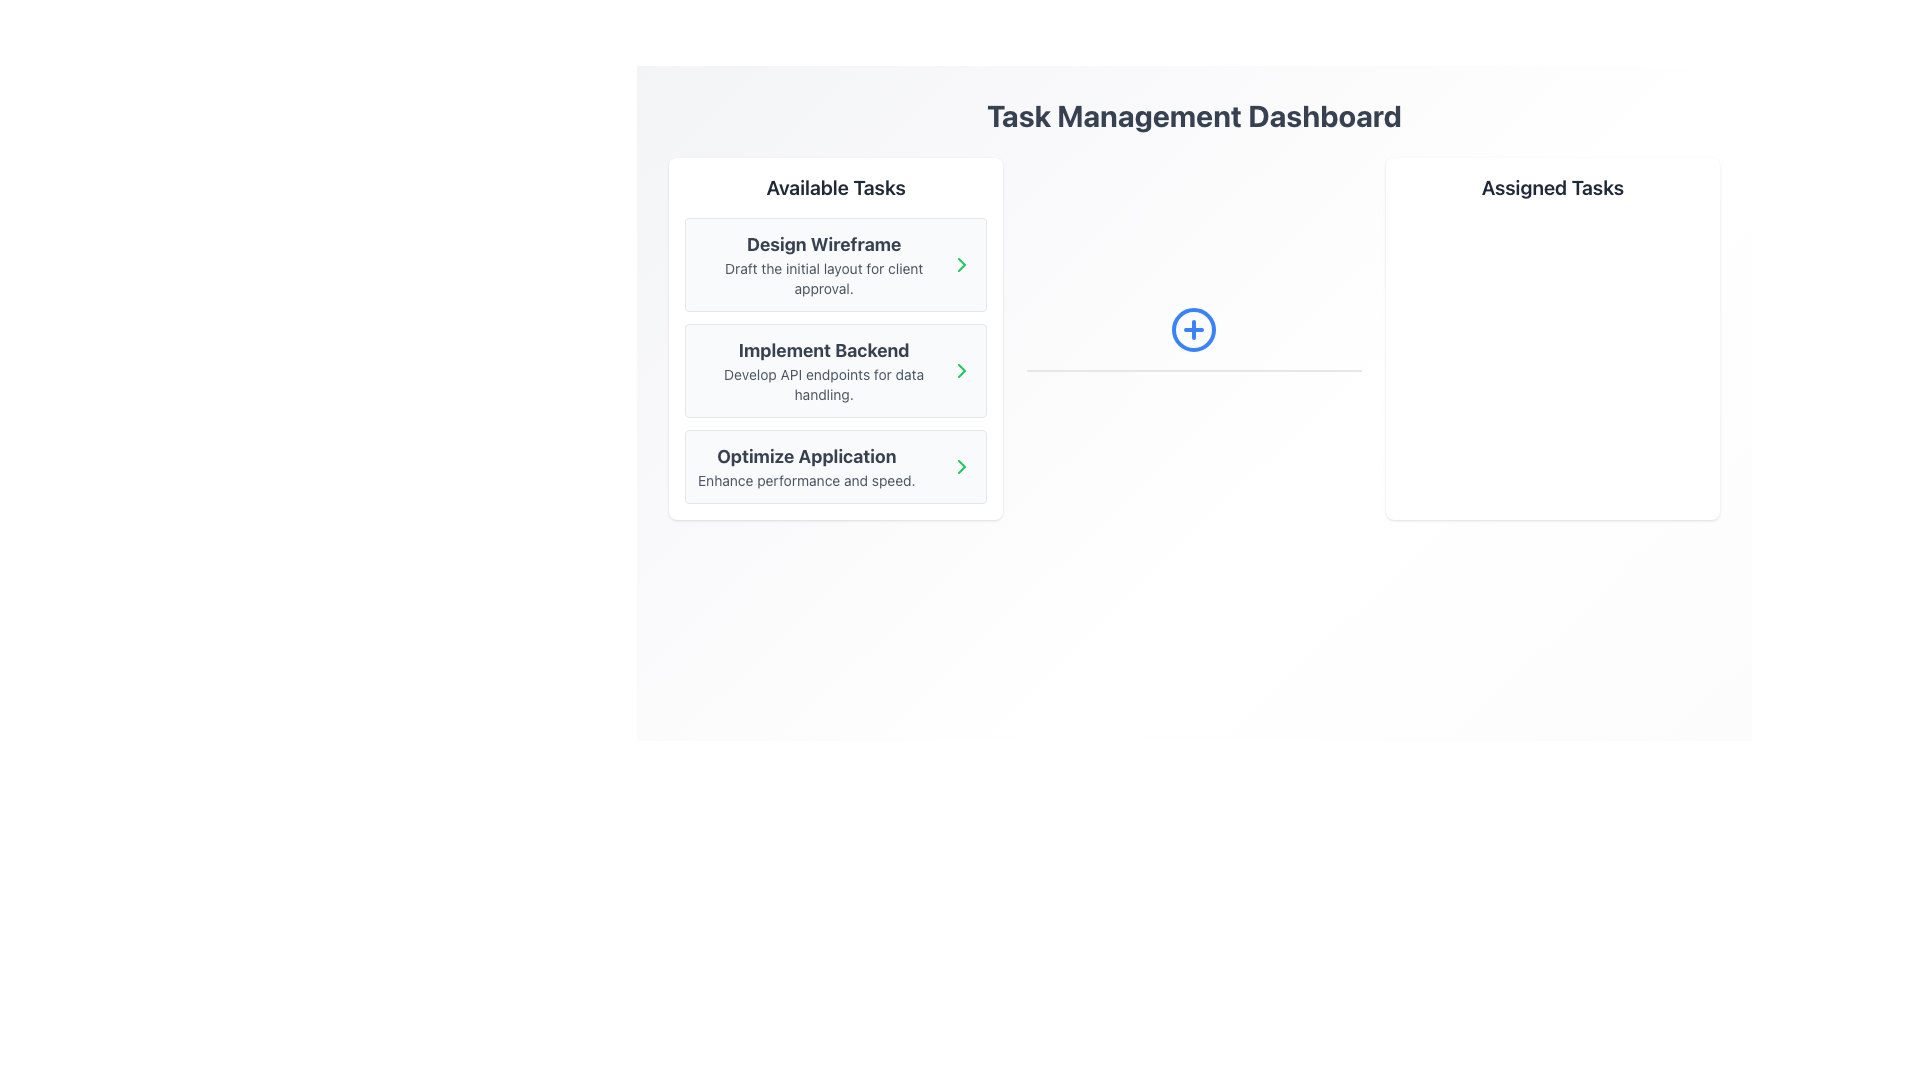 Image resolution: width=1920 pixels, height=1080 pixels. What do you see at coordinates (962, 466) in the screenshot?
I see `the right-facing chevron icon styled in green located on the right side of the card titled 'Optimize Application'` at bounding box center [962, 466].